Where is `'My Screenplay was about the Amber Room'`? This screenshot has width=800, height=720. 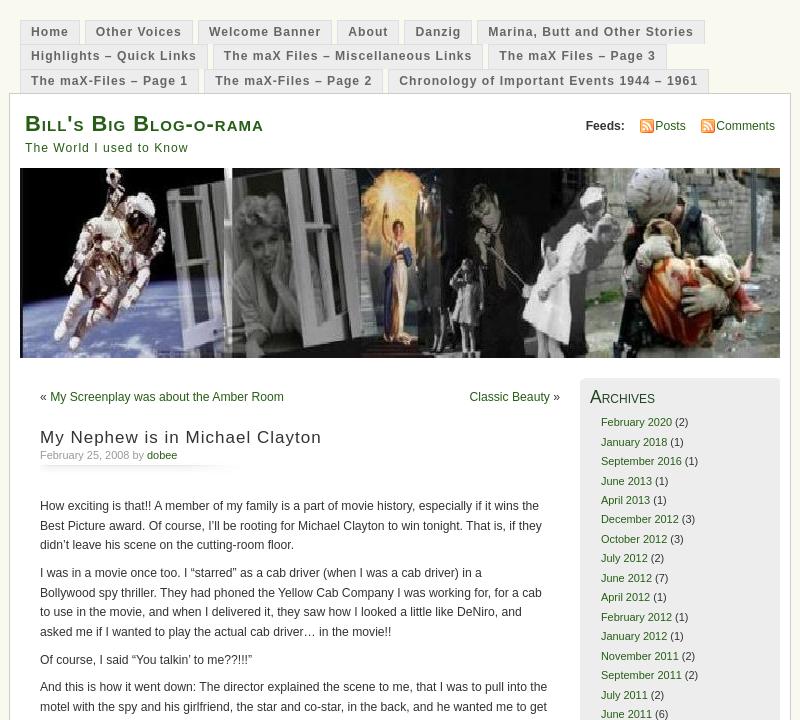 'My Screenplay was about the Amber Room' is located at coordinates (166, 397).